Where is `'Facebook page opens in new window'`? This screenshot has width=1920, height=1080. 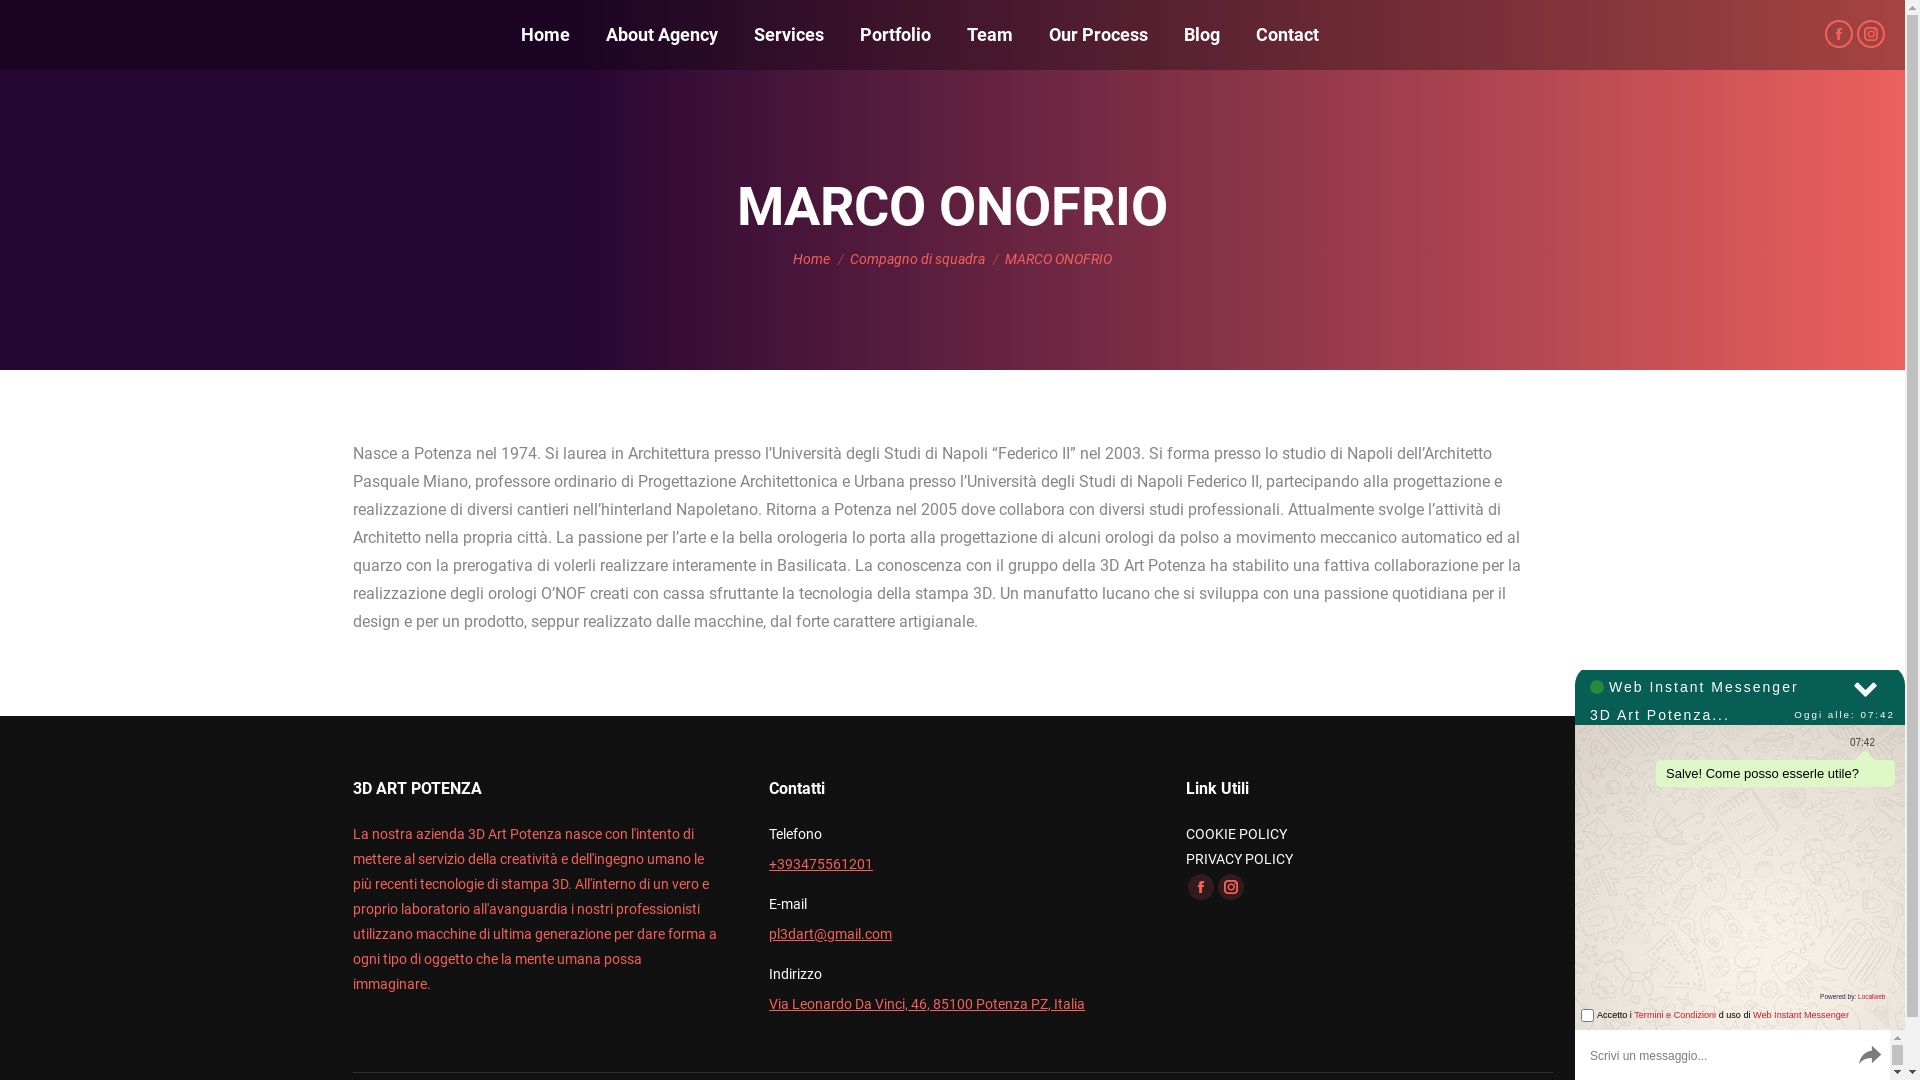
'Facebook page opens in new window' is located at coordinates (1838, 34).